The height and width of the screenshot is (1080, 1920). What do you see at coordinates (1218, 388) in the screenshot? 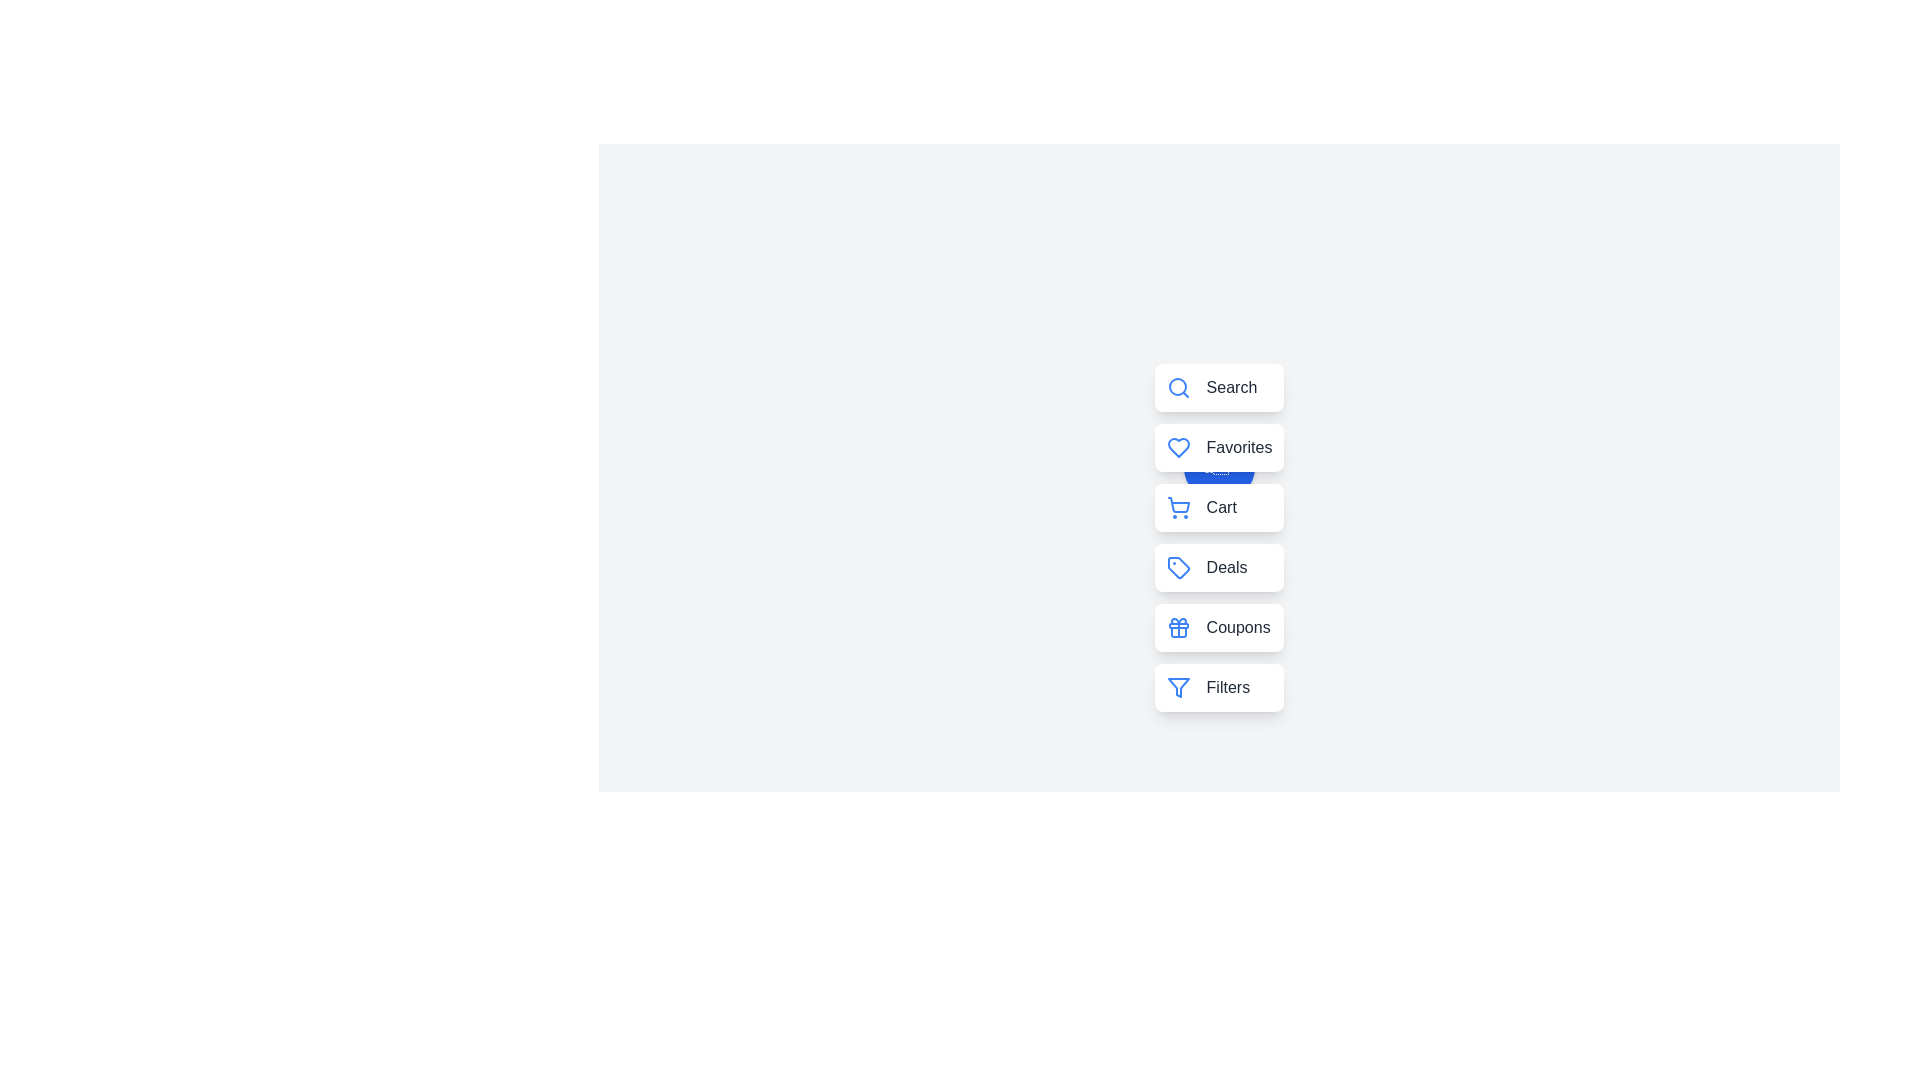
I see `the first search button in the vertical stack located in the bottom-right corner of the interface to trigger a visual response` at bounding box center [1218, 388].